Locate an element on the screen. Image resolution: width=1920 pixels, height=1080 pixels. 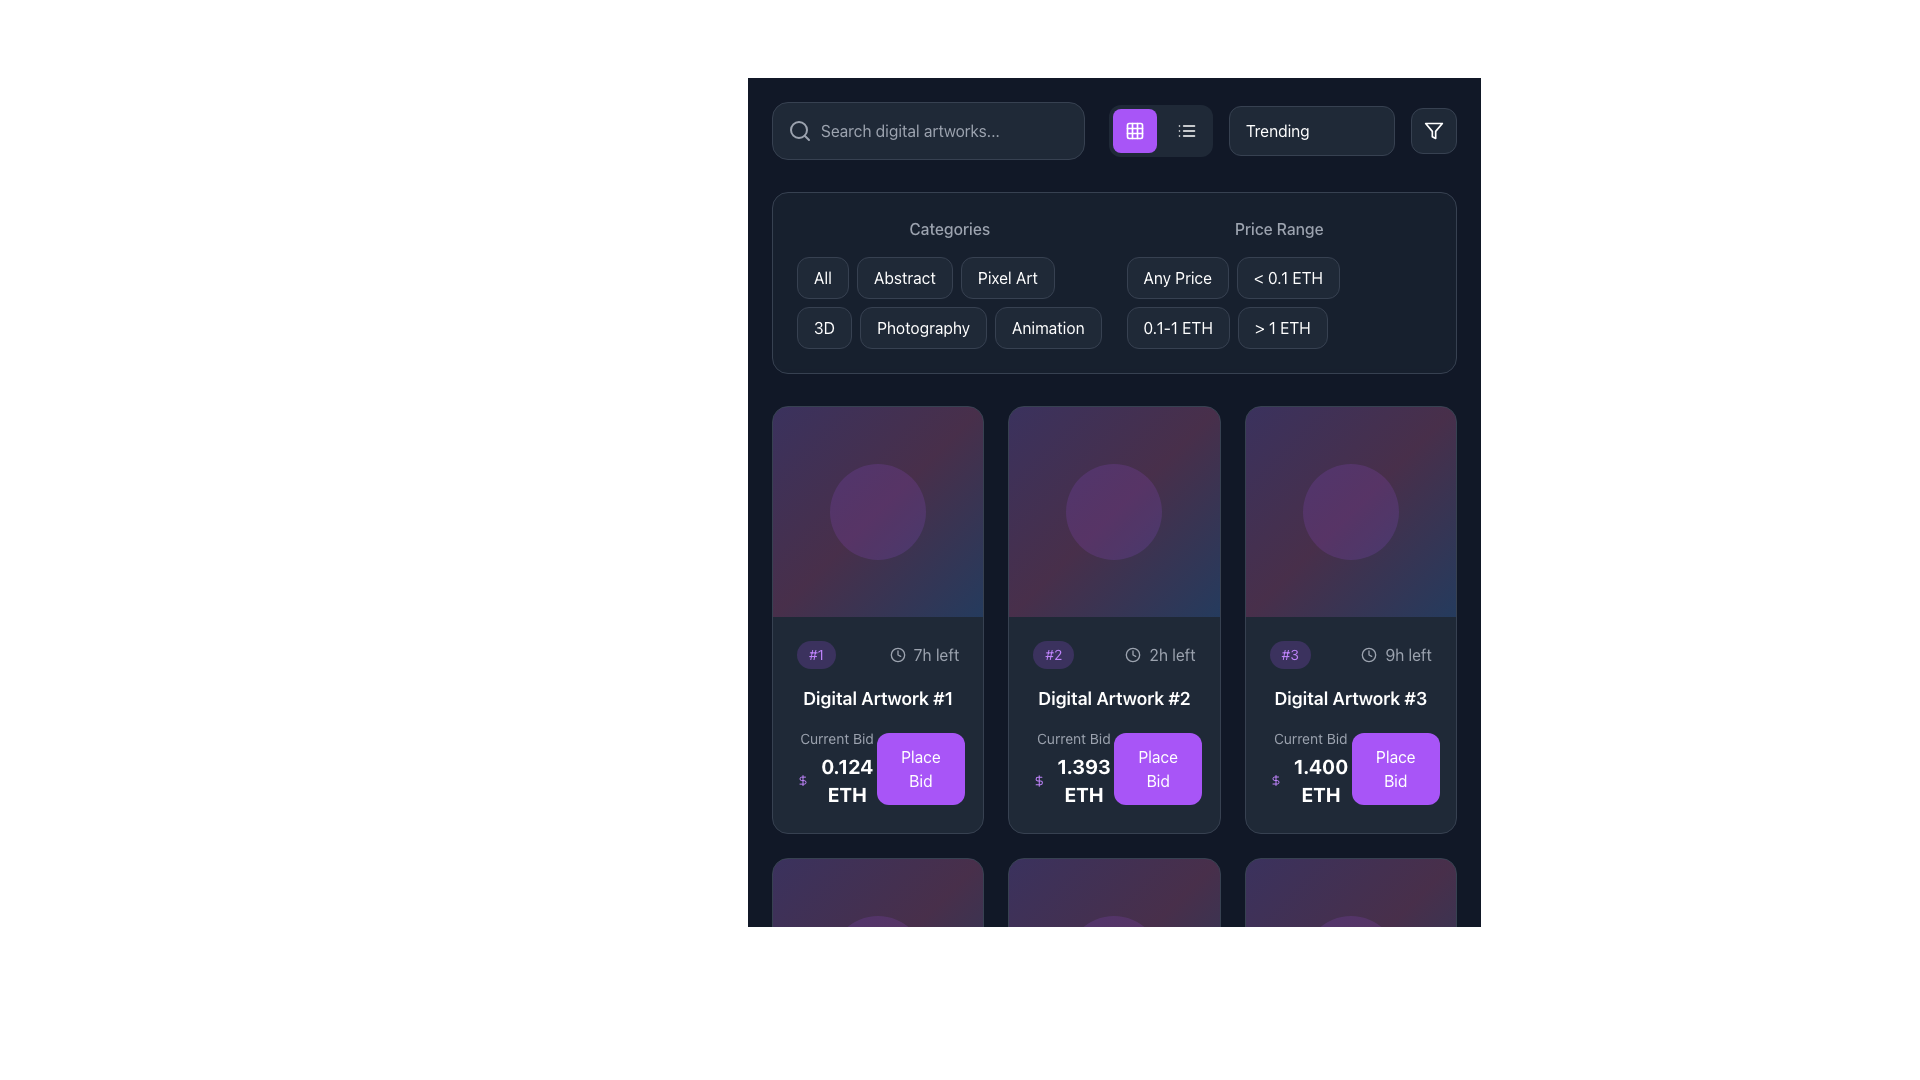
the central circular element of the clock icon located in the header of the card in the second column of the grid layout is located at coordinates (1133, 655).